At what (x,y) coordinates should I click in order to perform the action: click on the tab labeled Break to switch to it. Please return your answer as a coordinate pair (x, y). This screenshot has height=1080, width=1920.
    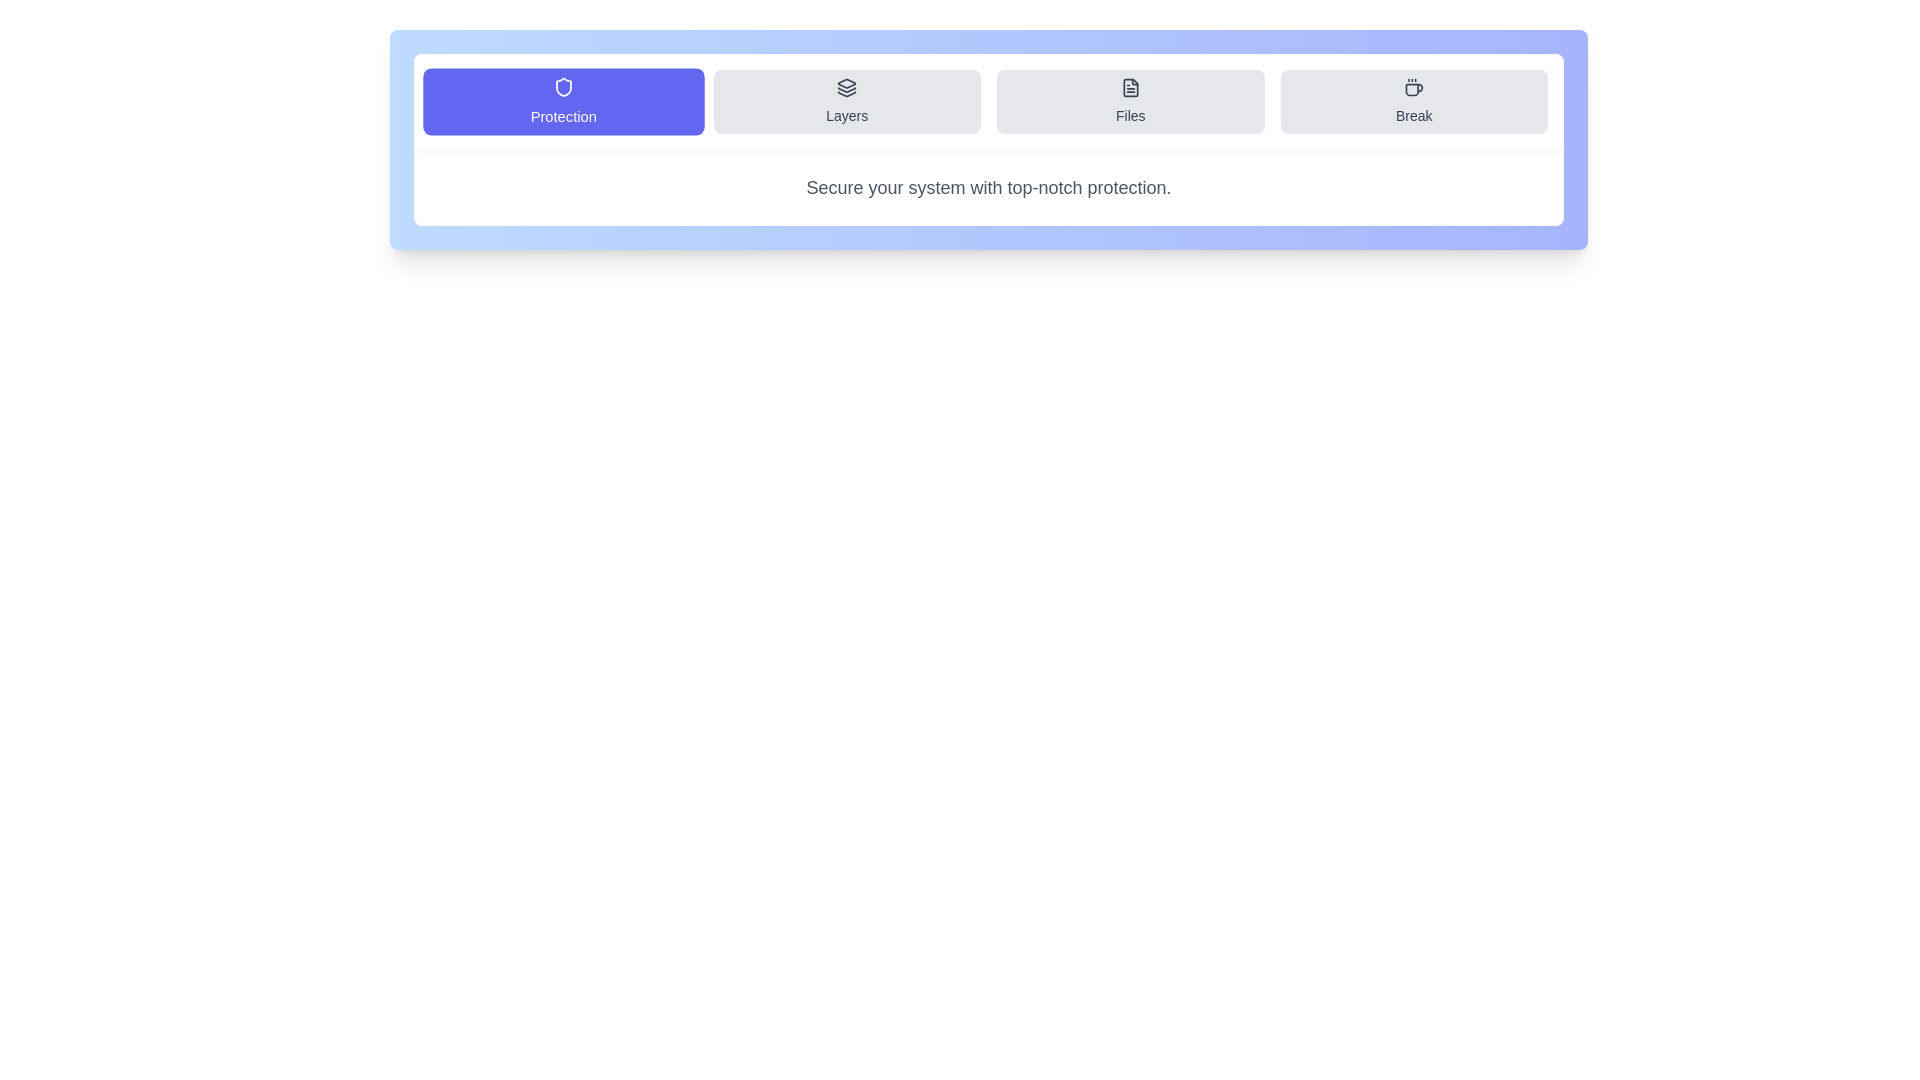
    Looking at the image, I should click on (1413, 101).